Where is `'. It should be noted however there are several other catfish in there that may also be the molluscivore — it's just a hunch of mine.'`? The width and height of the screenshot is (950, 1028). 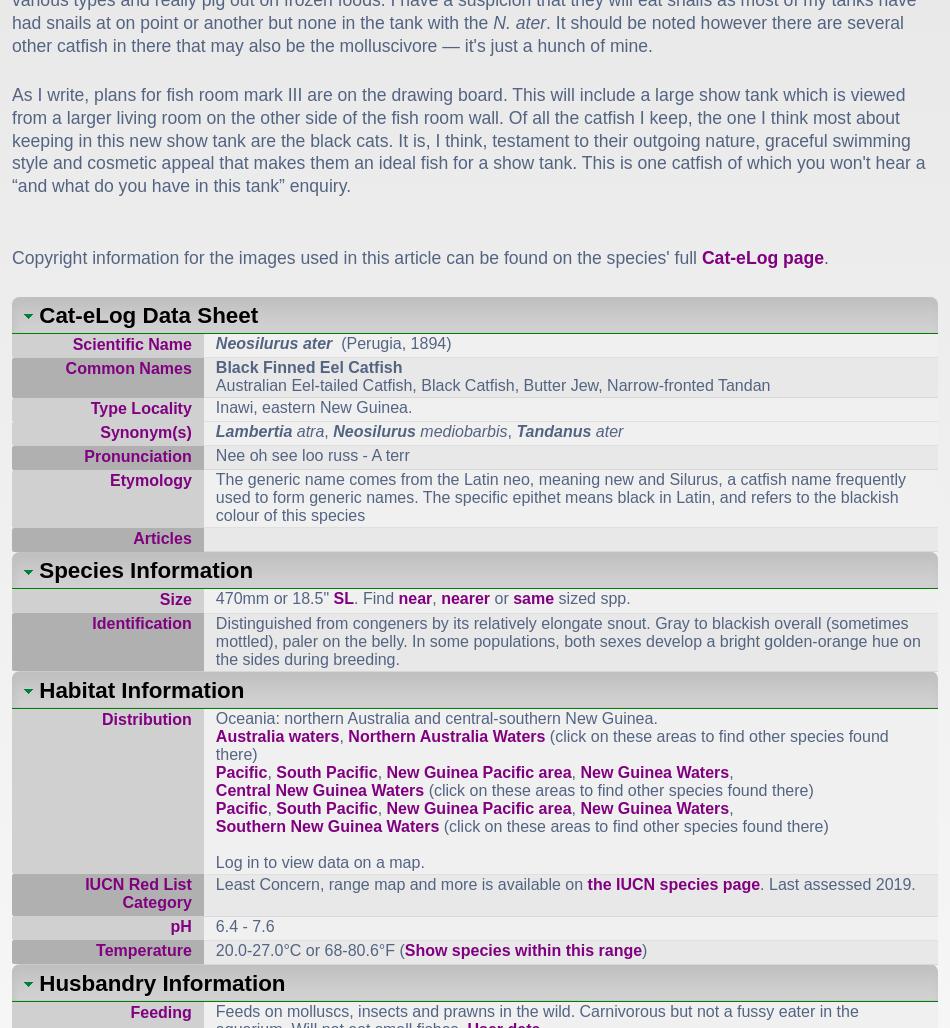
'. It should be noted however there are several other catfish in there that may also be the molluscivore — it's just a hunch of mine.' is located at coordinates (456, 33).